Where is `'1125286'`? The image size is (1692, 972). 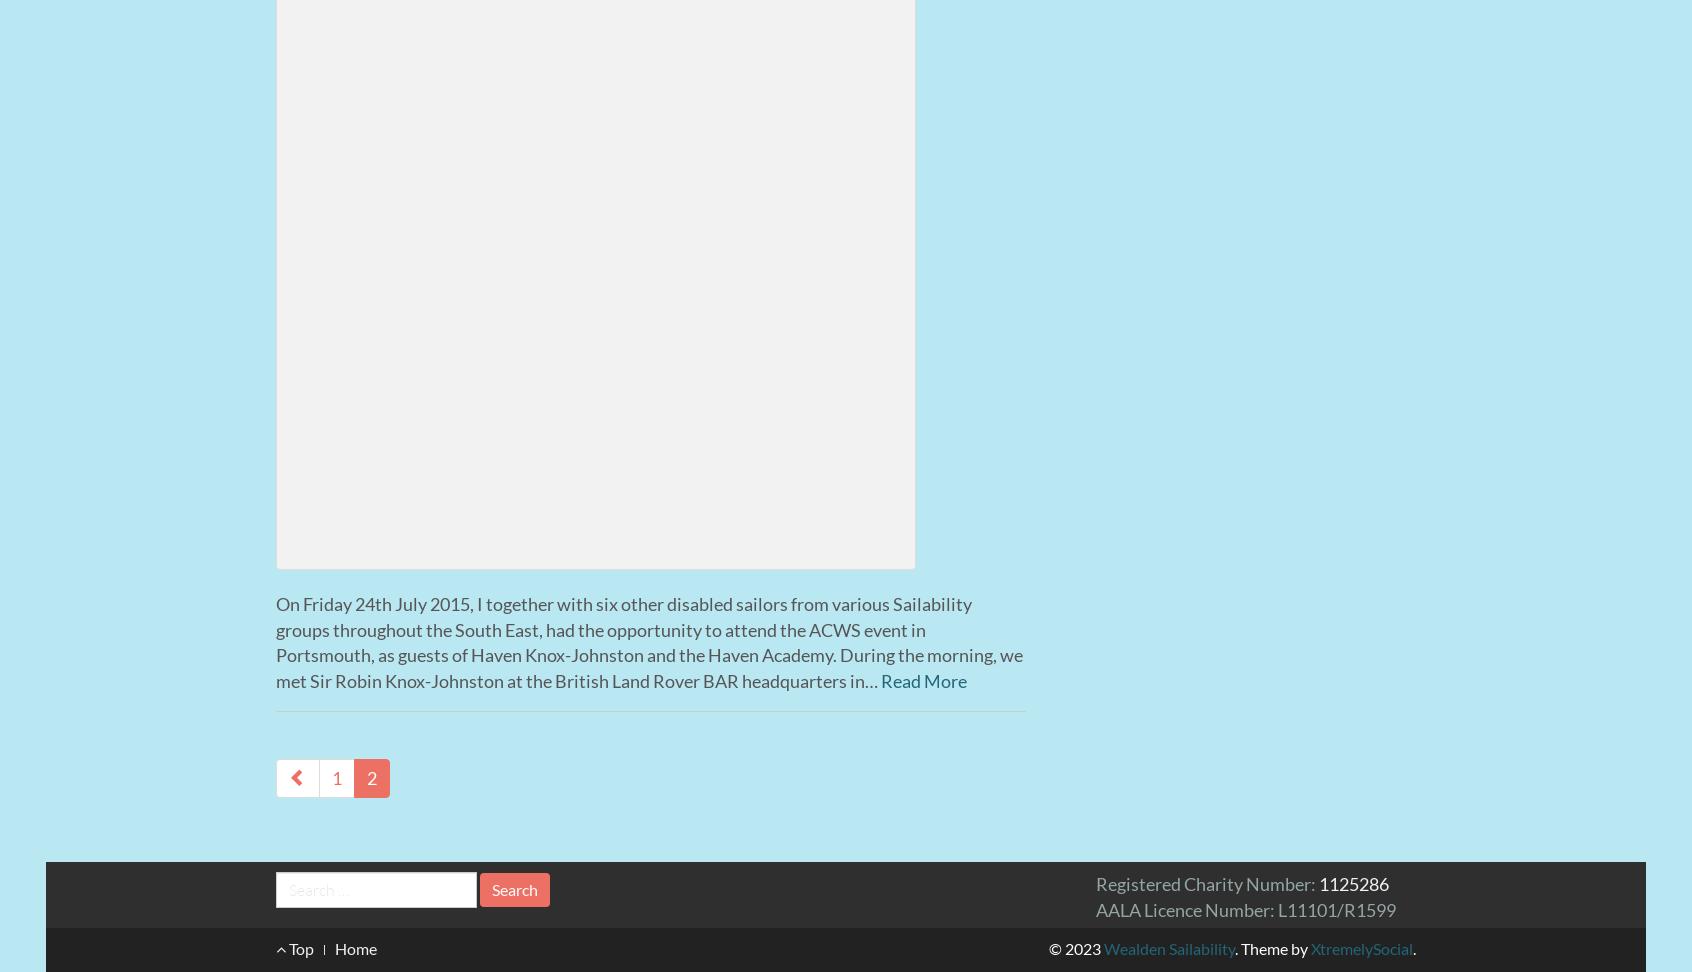
'1125286' is located at coordinates (1353, 884).